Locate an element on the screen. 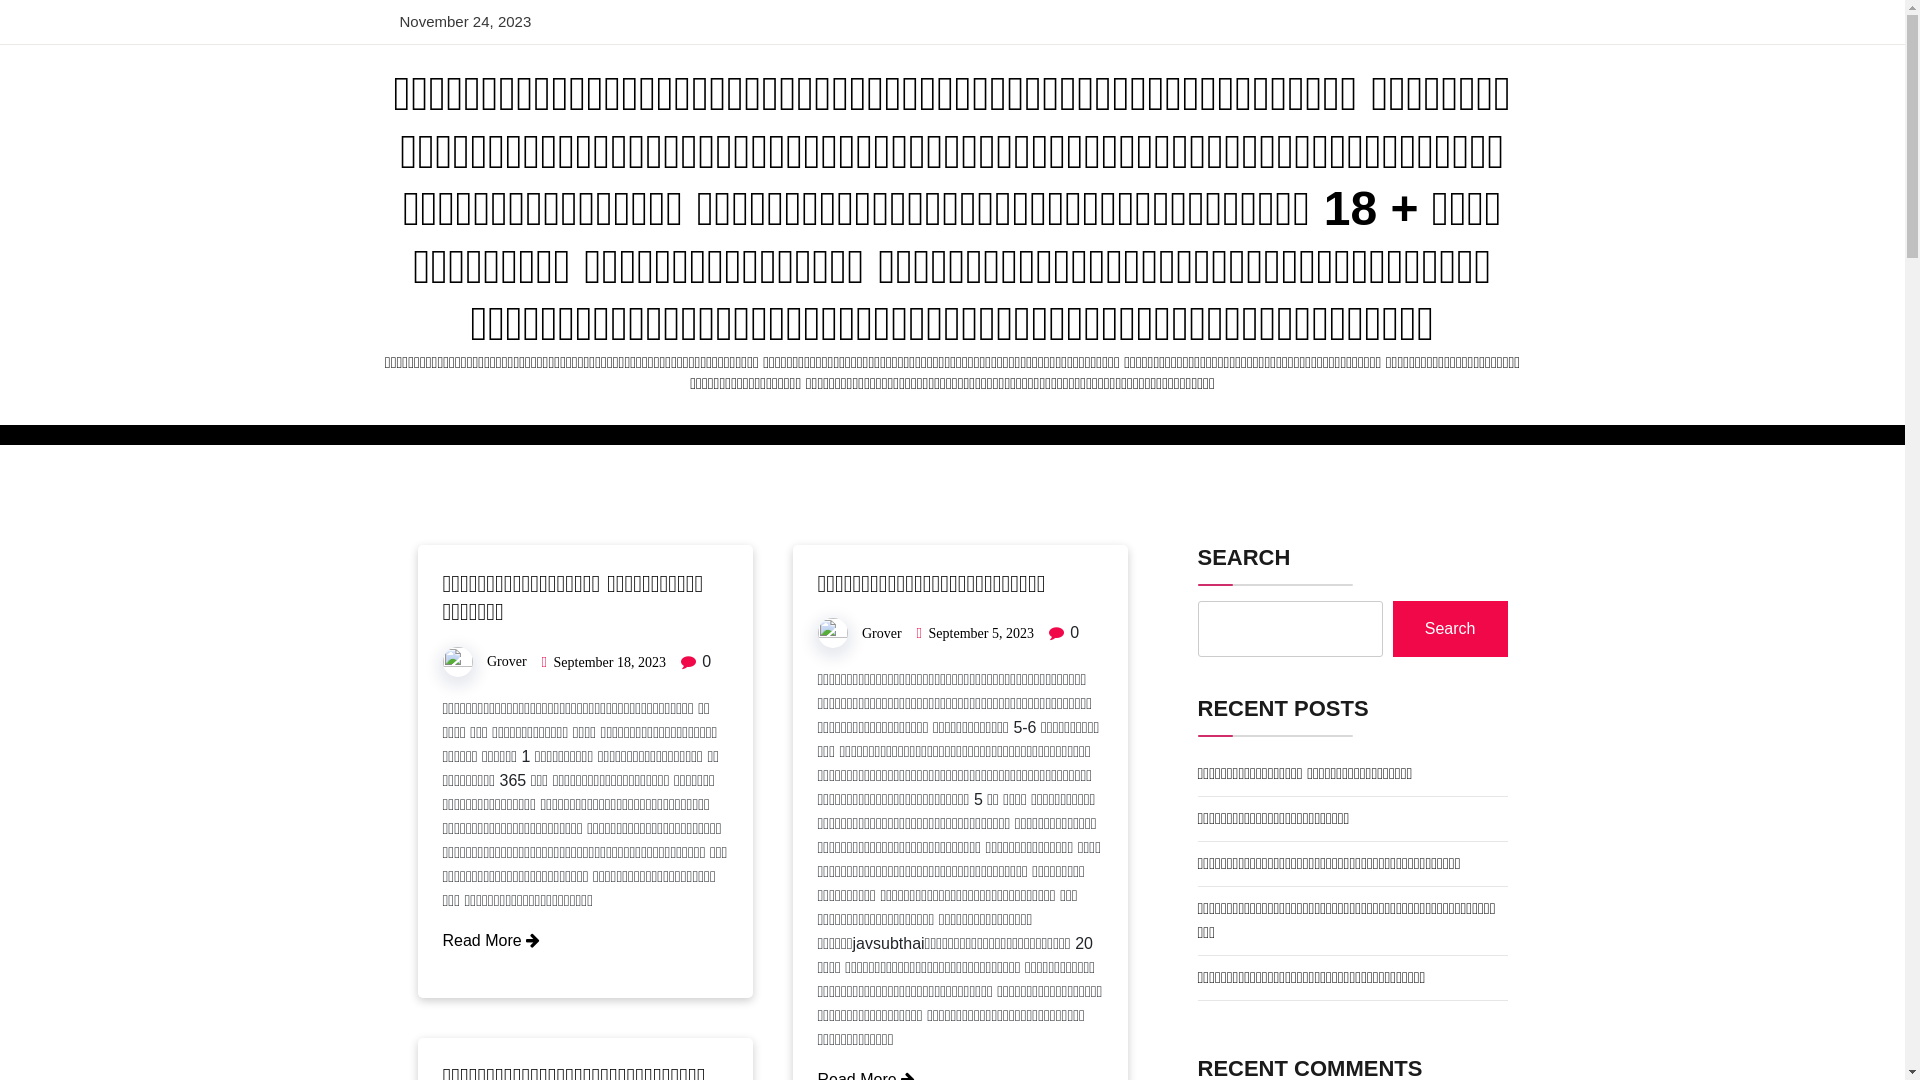 Image resolution: width=1920 pixels, height=1080 pixels. 'Search' is located at coordinates (1450, 627).